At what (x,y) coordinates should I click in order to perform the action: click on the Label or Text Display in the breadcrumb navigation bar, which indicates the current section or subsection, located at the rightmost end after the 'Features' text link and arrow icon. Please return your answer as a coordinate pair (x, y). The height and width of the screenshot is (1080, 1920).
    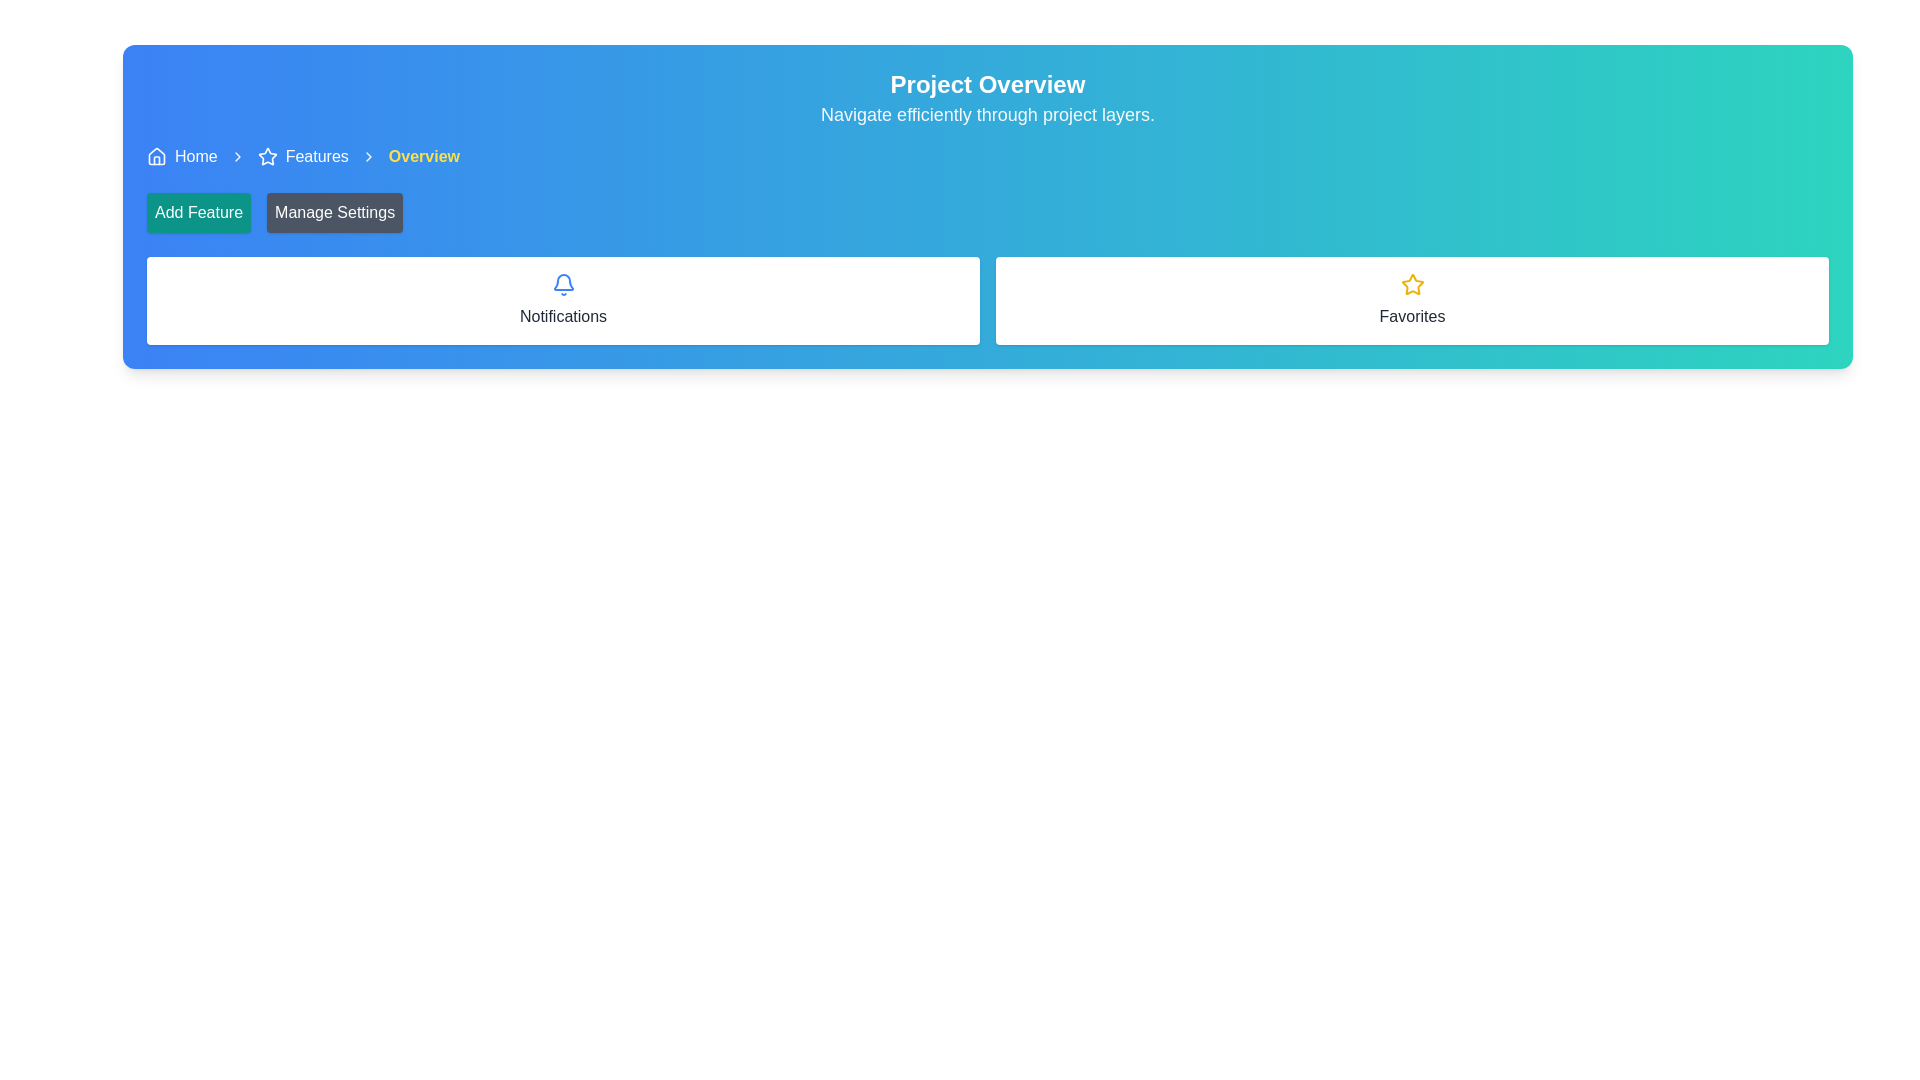
    Looking at the image, I should click on (423, 156).